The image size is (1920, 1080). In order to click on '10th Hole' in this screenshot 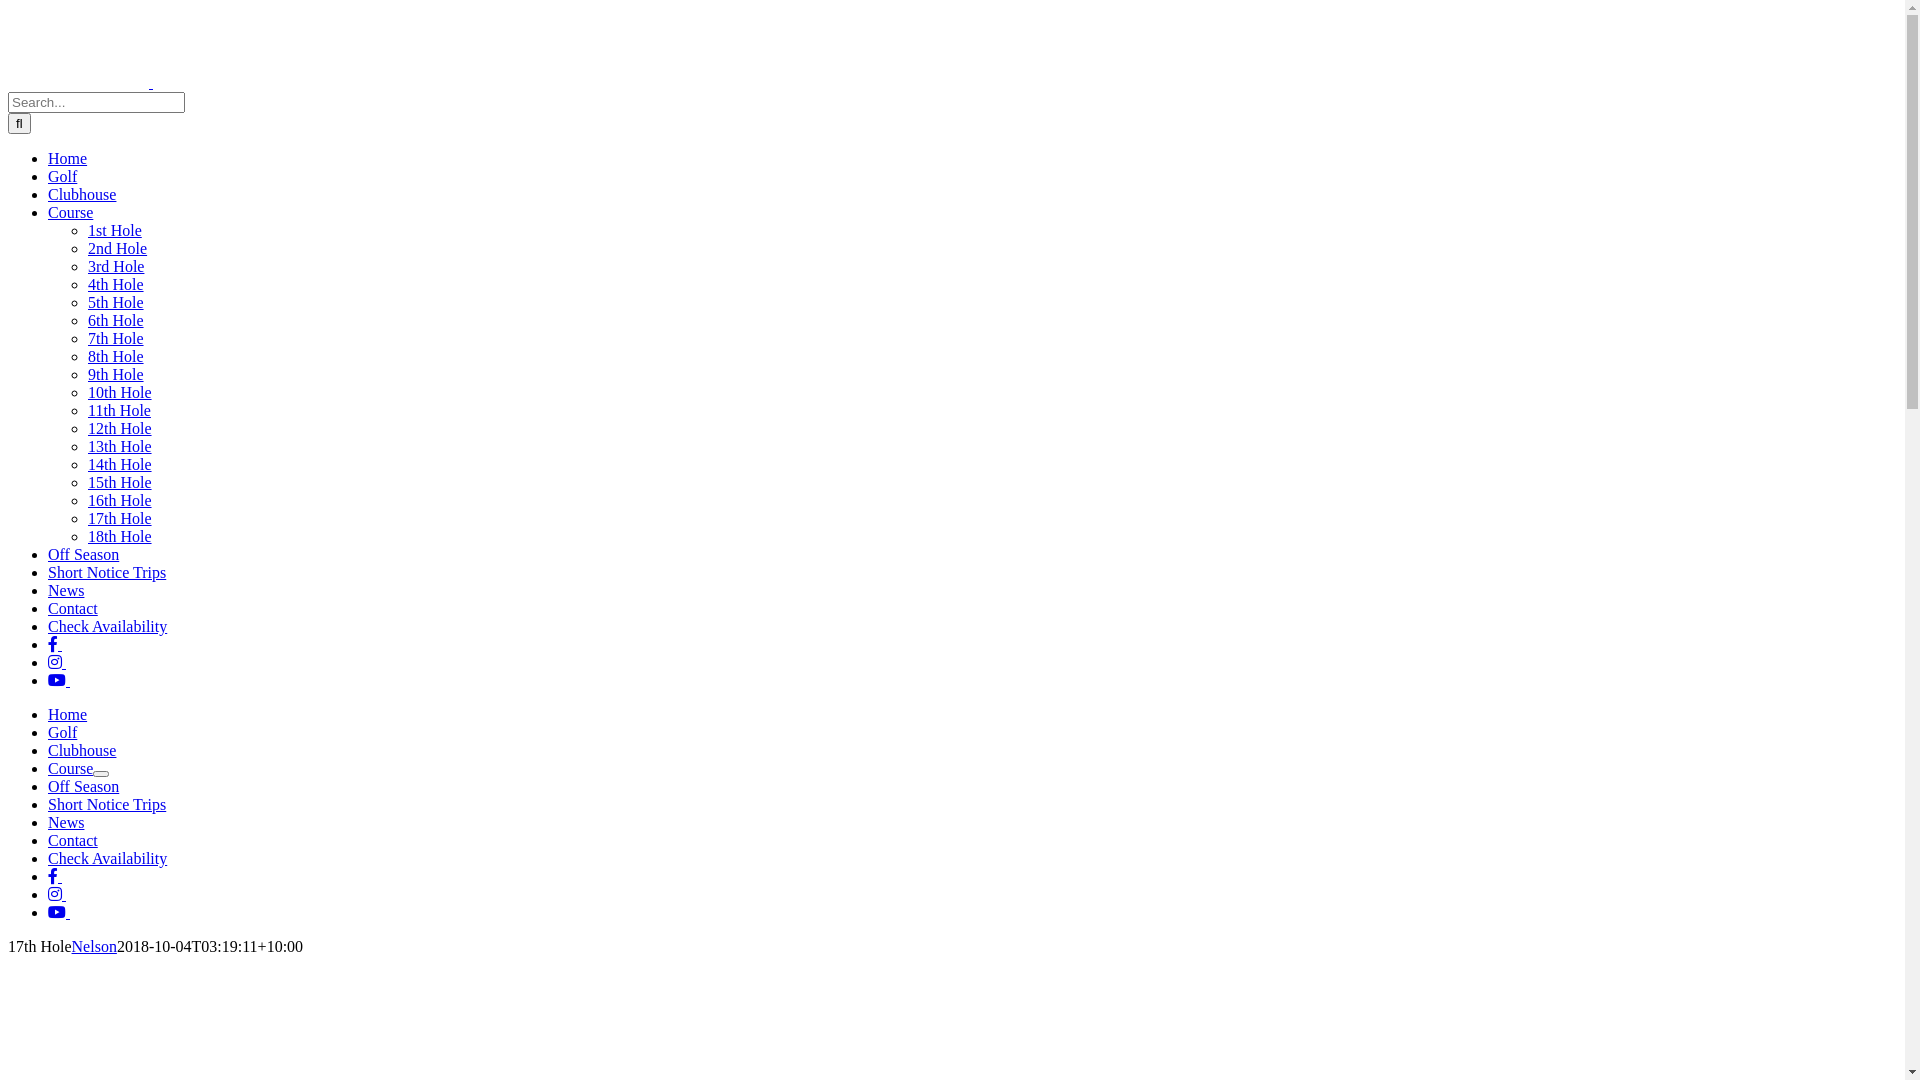, I will do `click(119, 392)`.